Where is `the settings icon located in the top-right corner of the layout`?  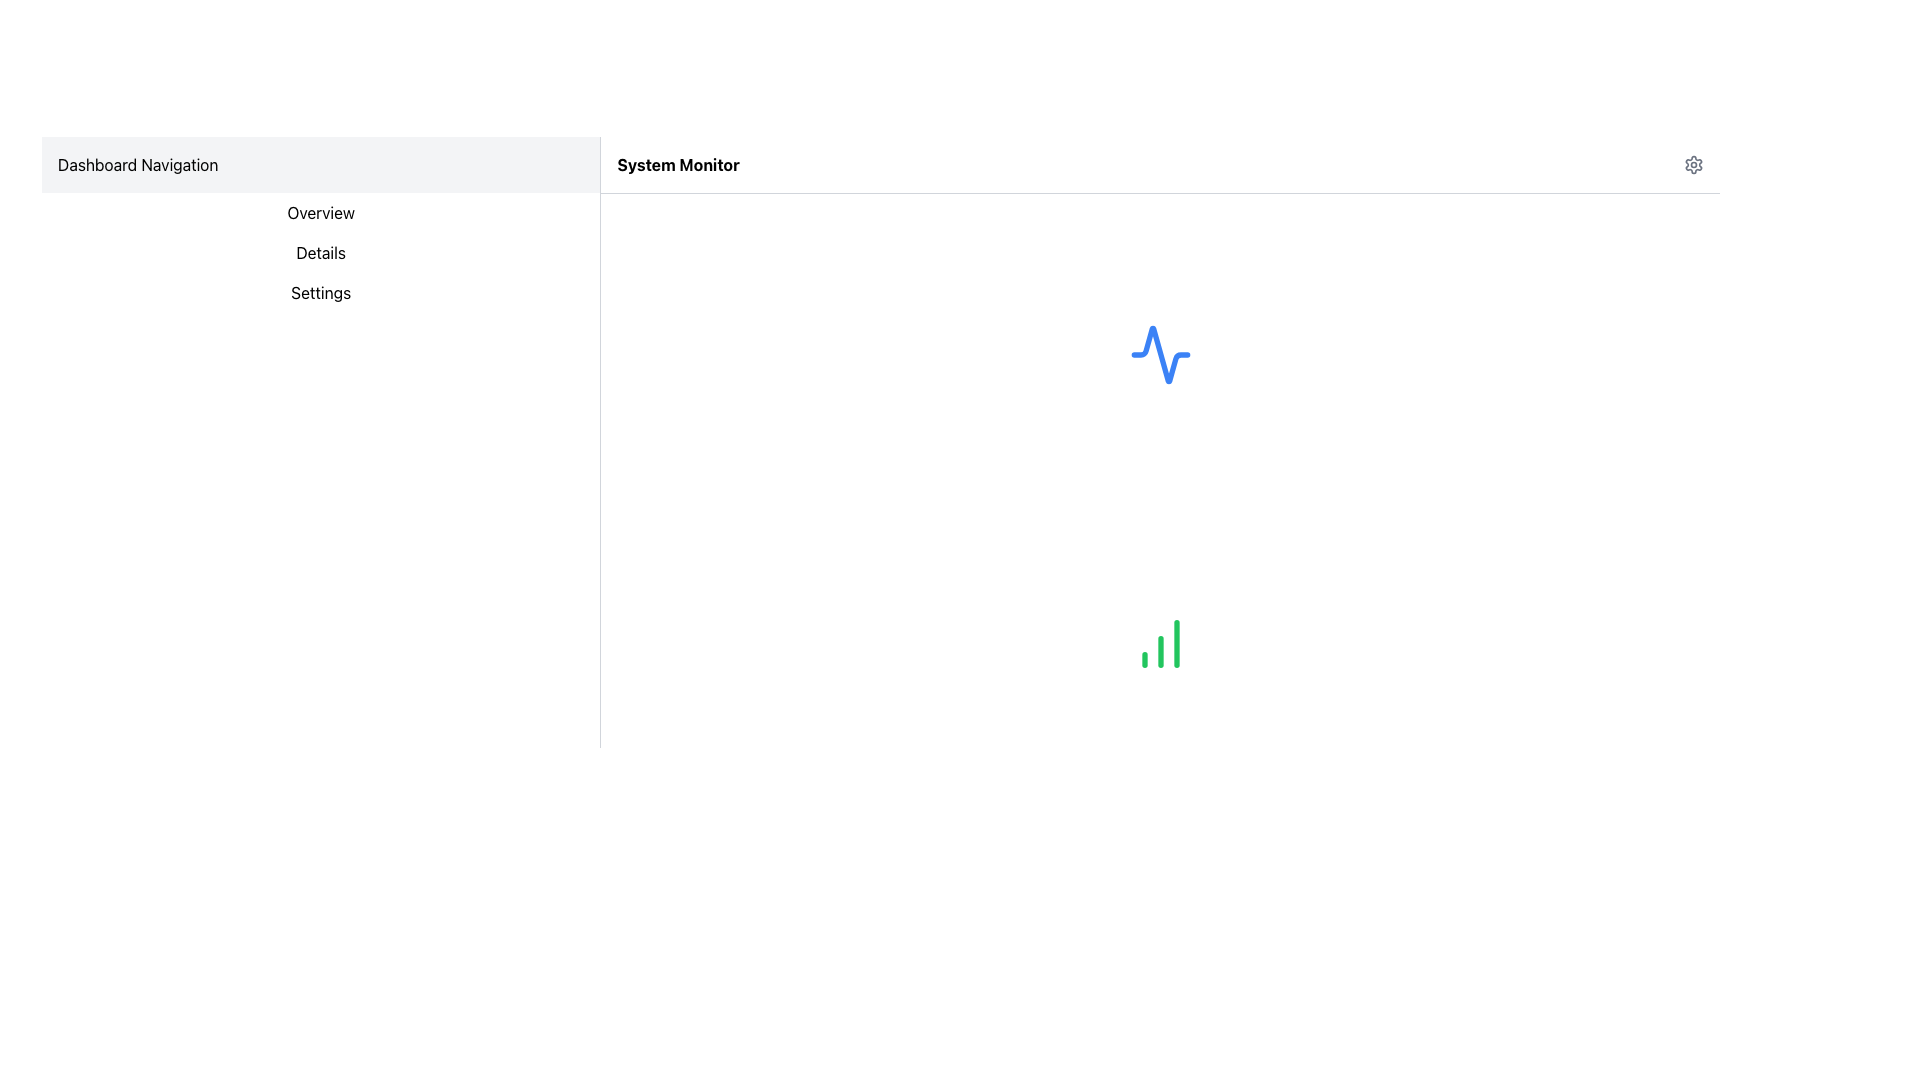 the settings icon located in the top-right corner of the layout is located at coordinates (1693, 164).